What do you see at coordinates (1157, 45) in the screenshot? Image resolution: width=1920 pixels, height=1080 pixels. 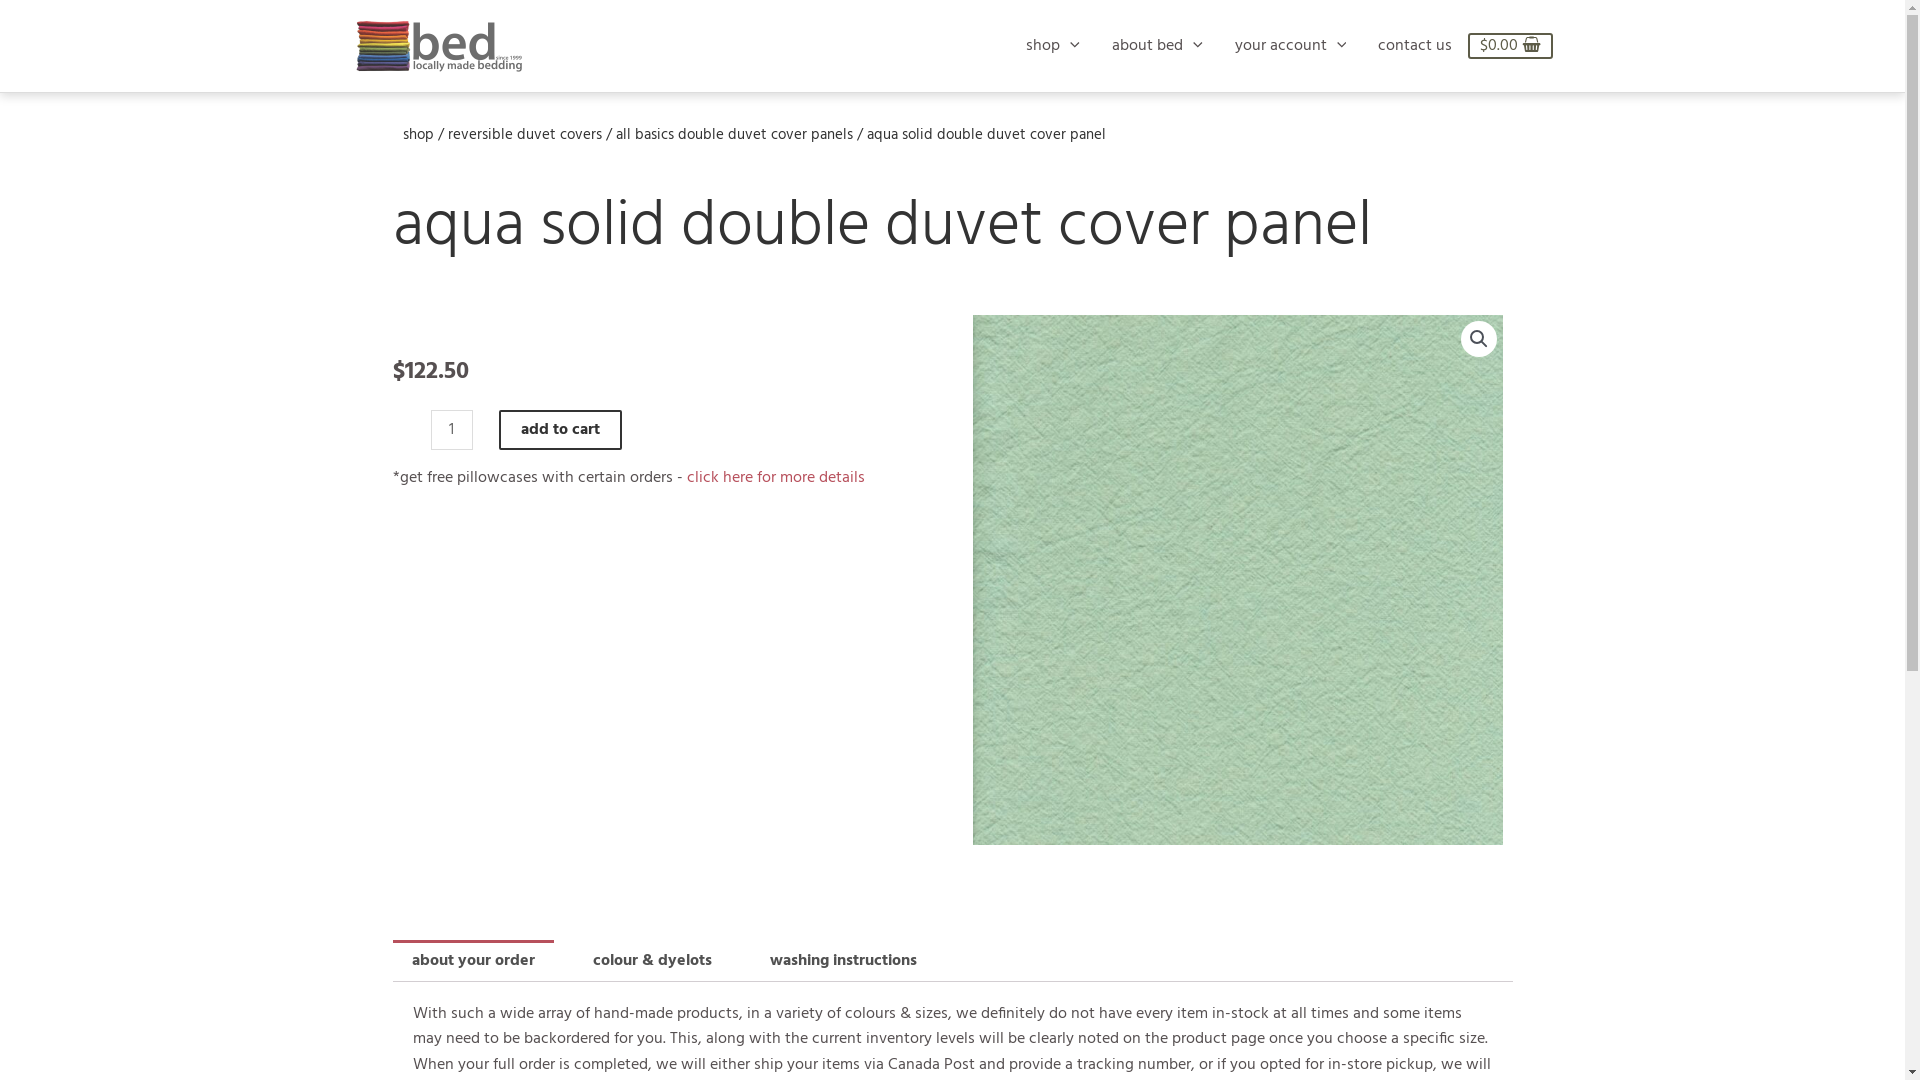 I see `'about bed'` at bounding box center [1157, 45].